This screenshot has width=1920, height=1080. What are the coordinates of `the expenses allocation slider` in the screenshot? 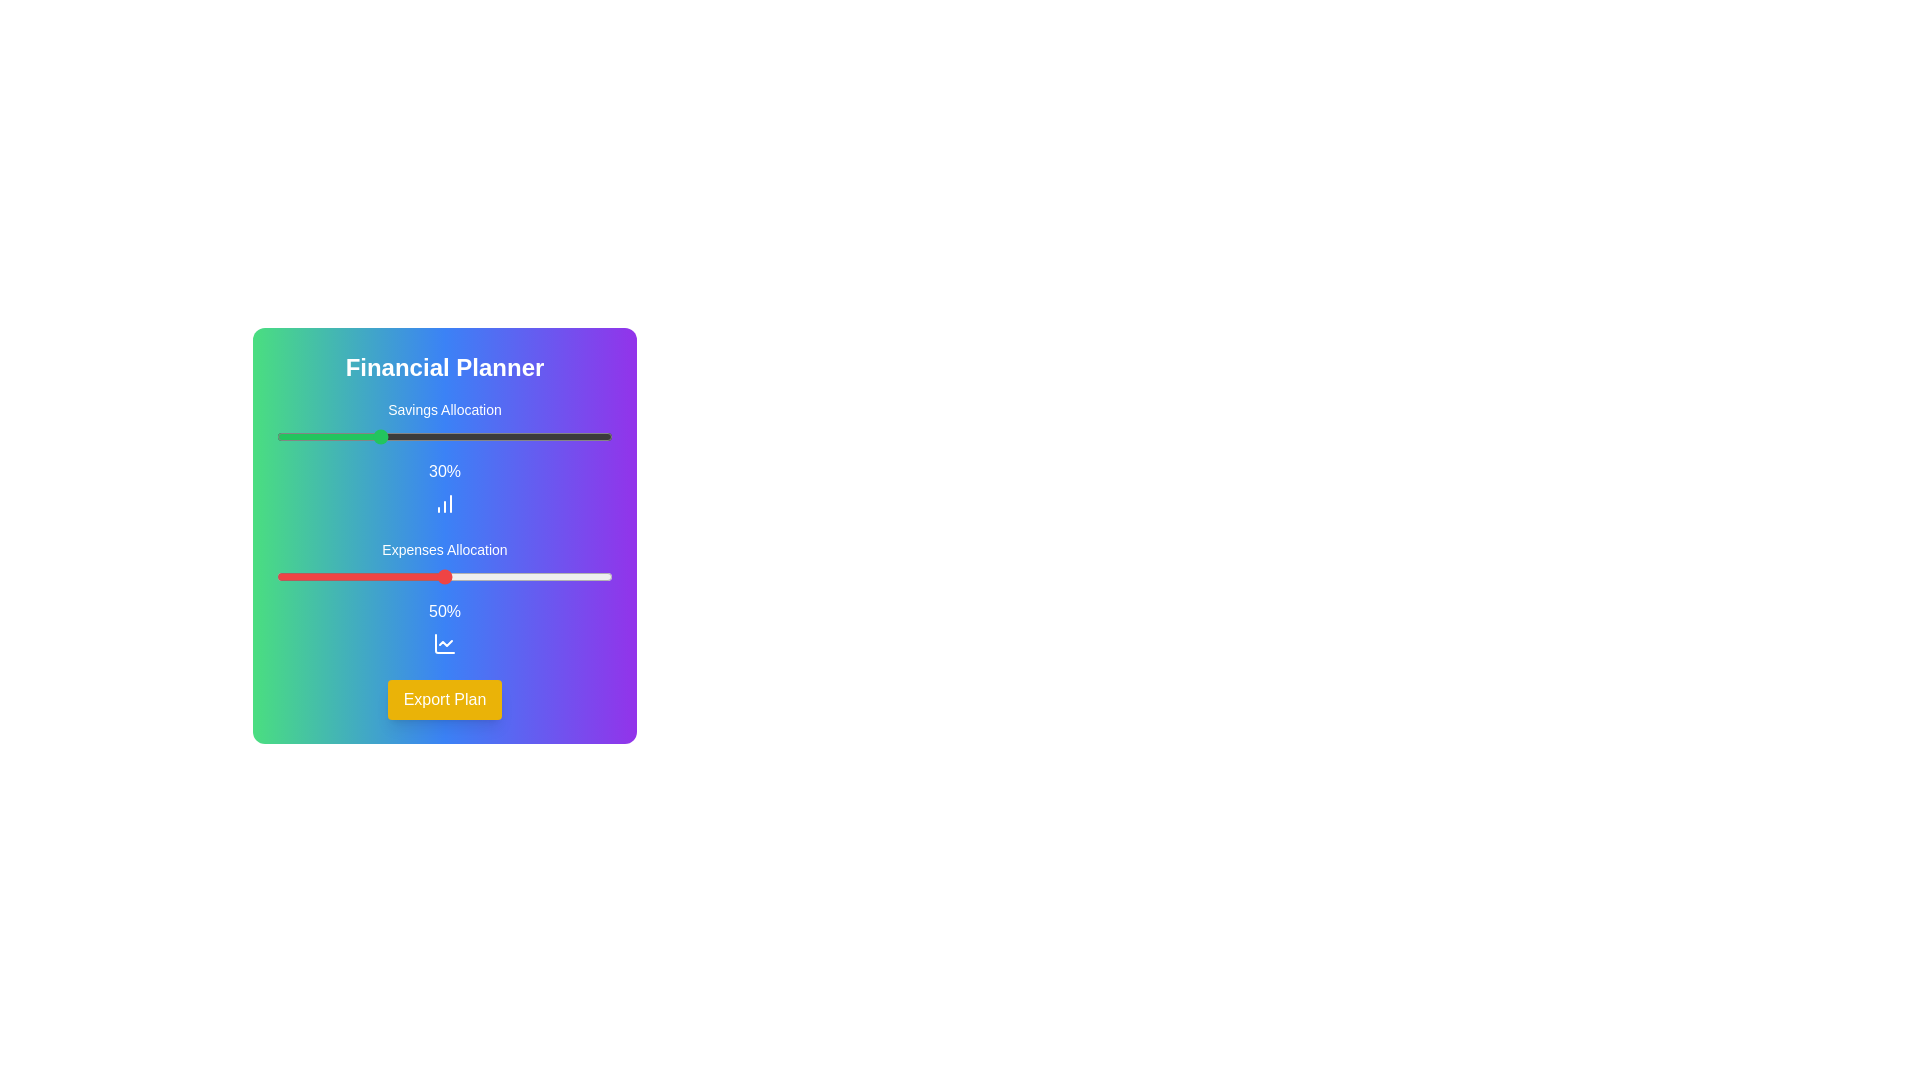 It's located at (334, 577).